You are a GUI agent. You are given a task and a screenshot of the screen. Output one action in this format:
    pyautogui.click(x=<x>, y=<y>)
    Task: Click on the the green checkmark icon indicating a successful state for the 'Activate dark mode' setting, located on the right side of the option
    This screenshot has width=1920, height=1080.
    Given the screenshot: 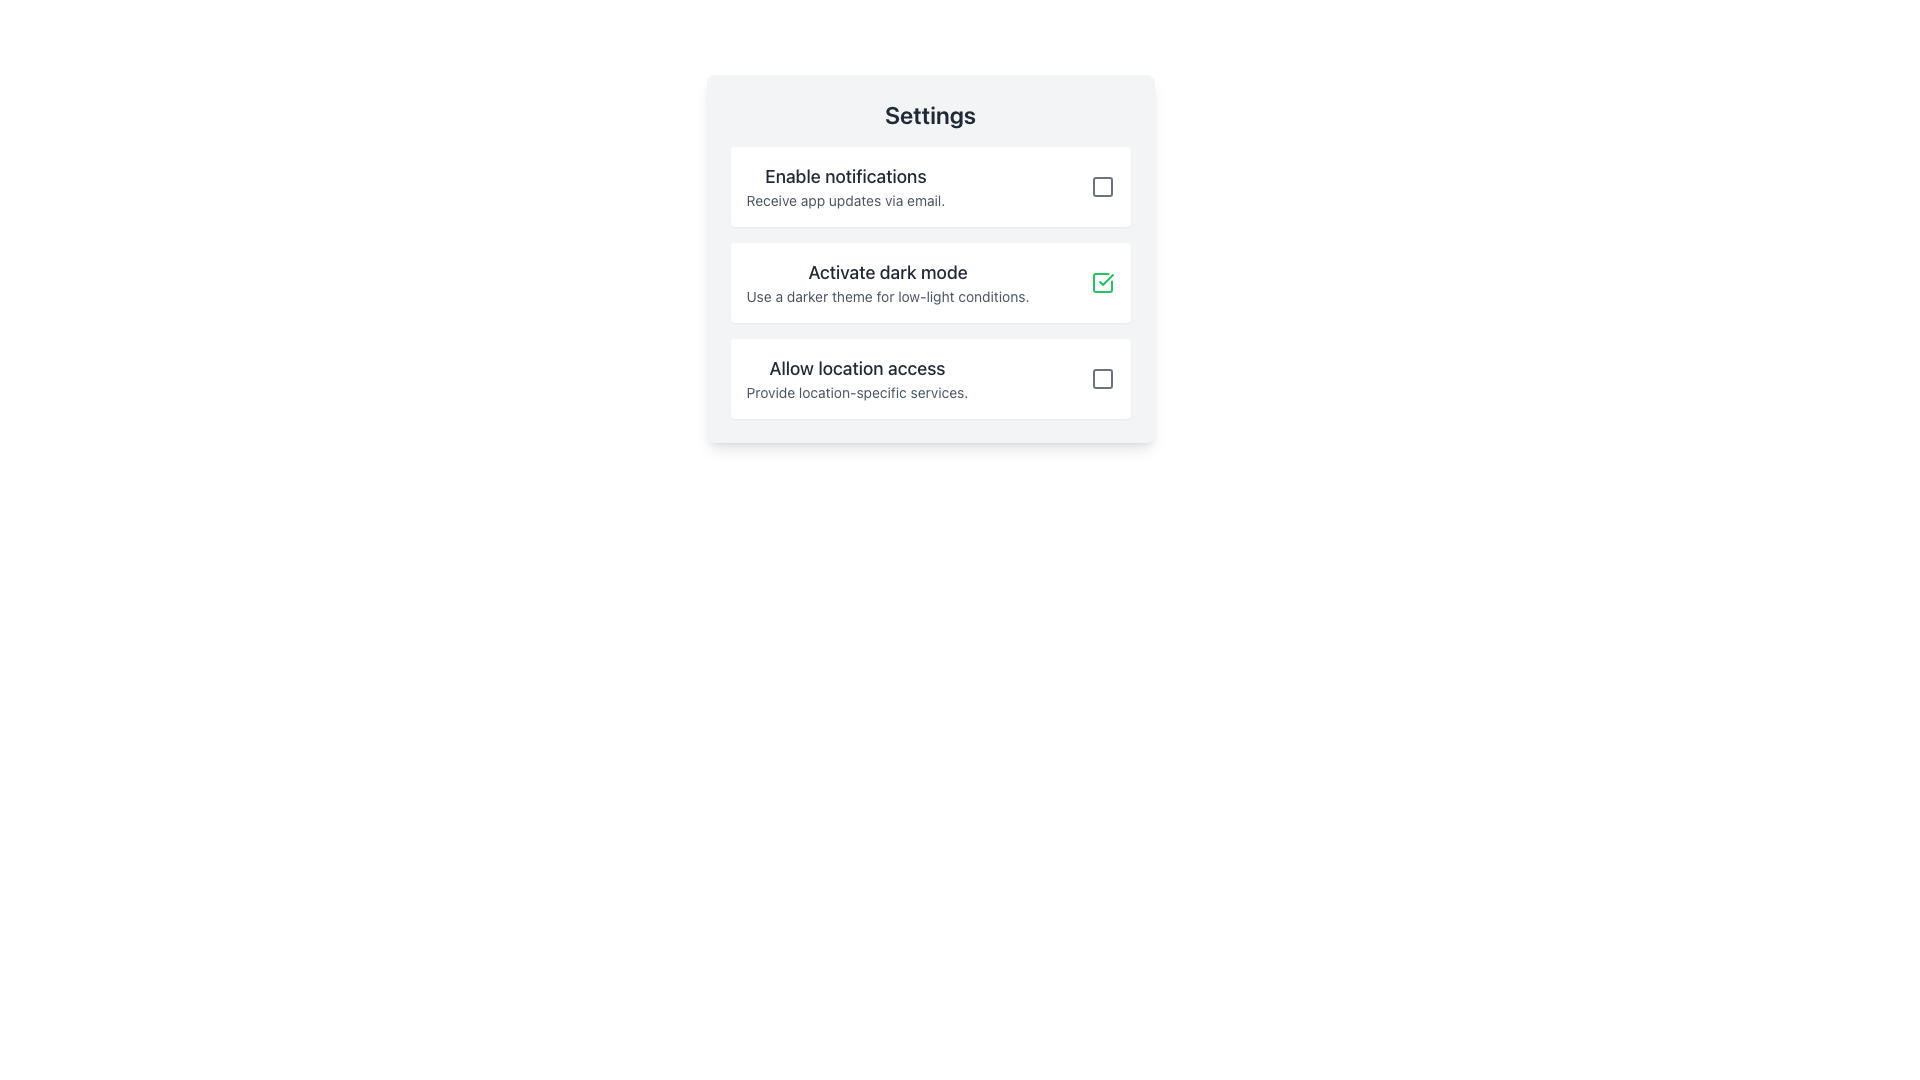 What is the action you would take?
    pyautogui.click(x=1104, y=280)
    